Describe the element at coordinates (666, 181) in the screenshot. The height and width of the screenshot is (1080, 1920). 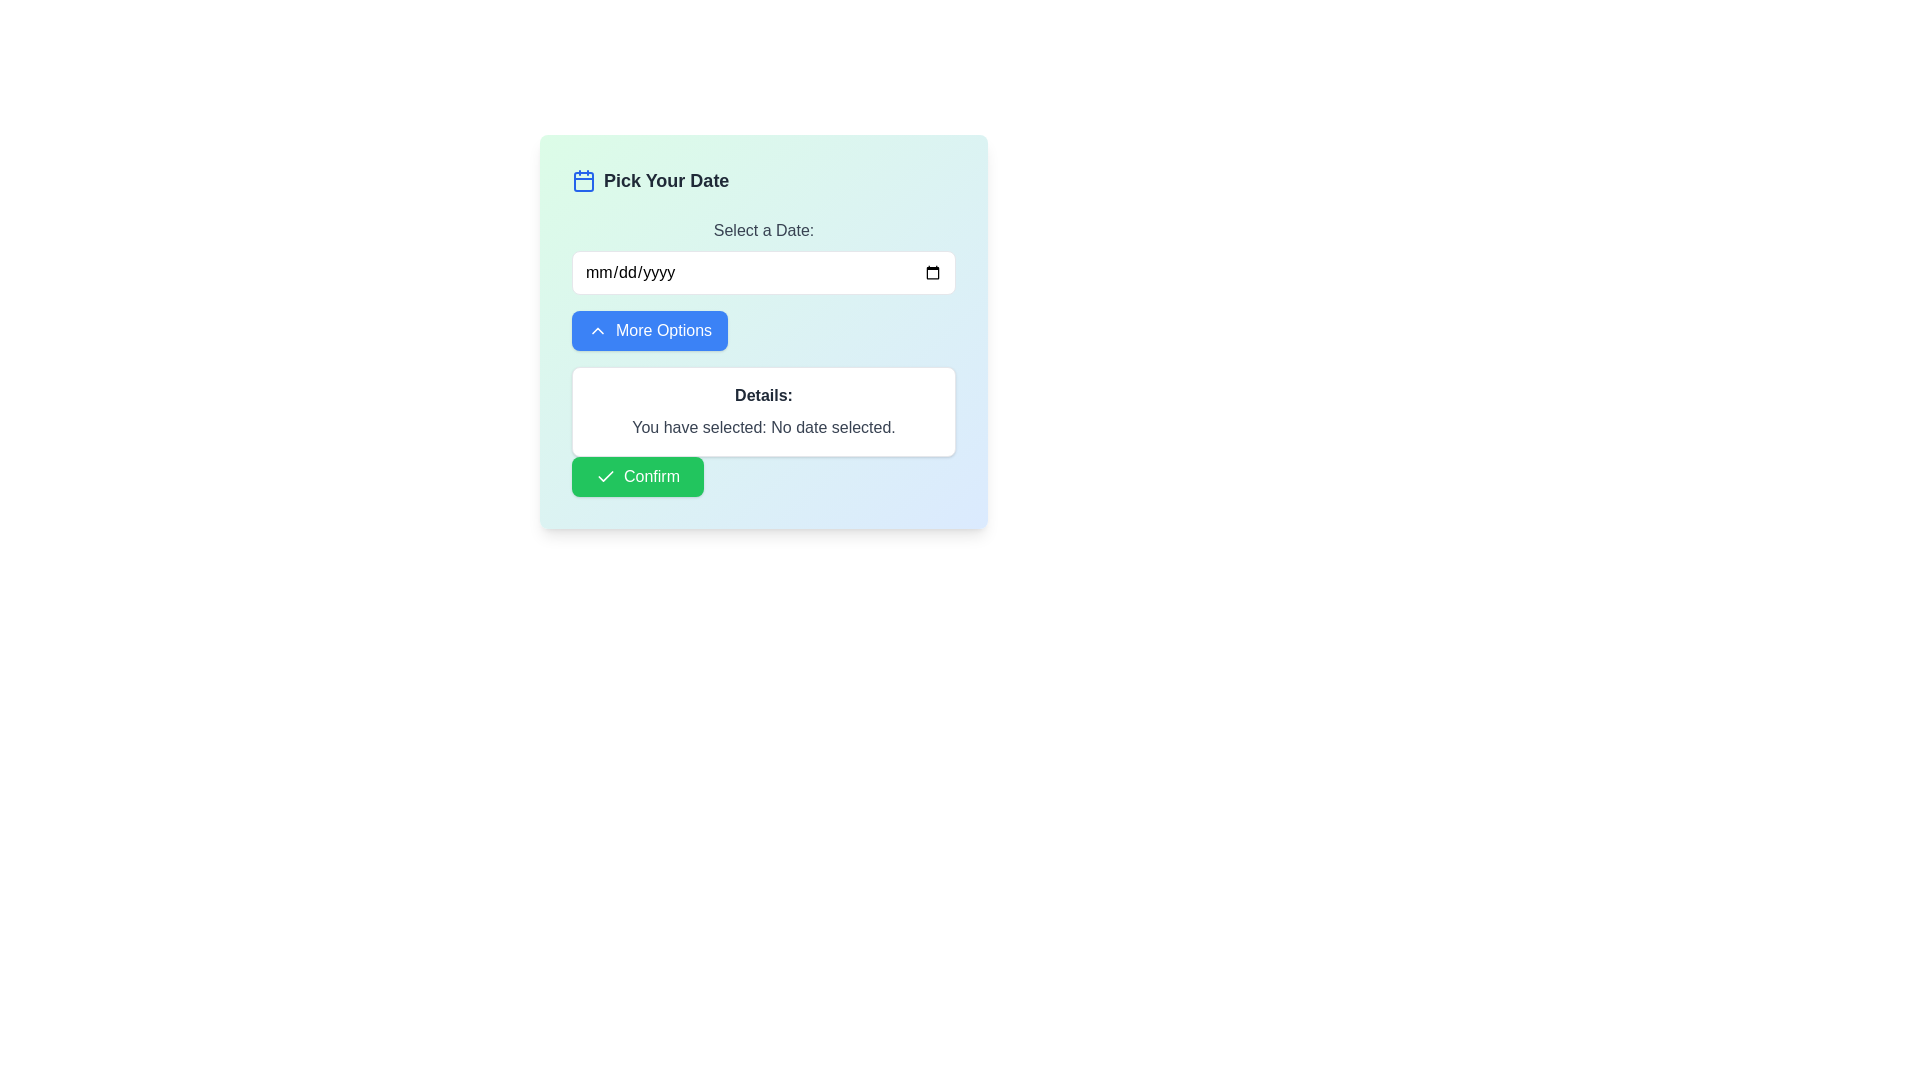
I see `the 'Pick Your Date' text label, which is styled in bold, large gray font and is located next to a blue calendar icon` at that location.